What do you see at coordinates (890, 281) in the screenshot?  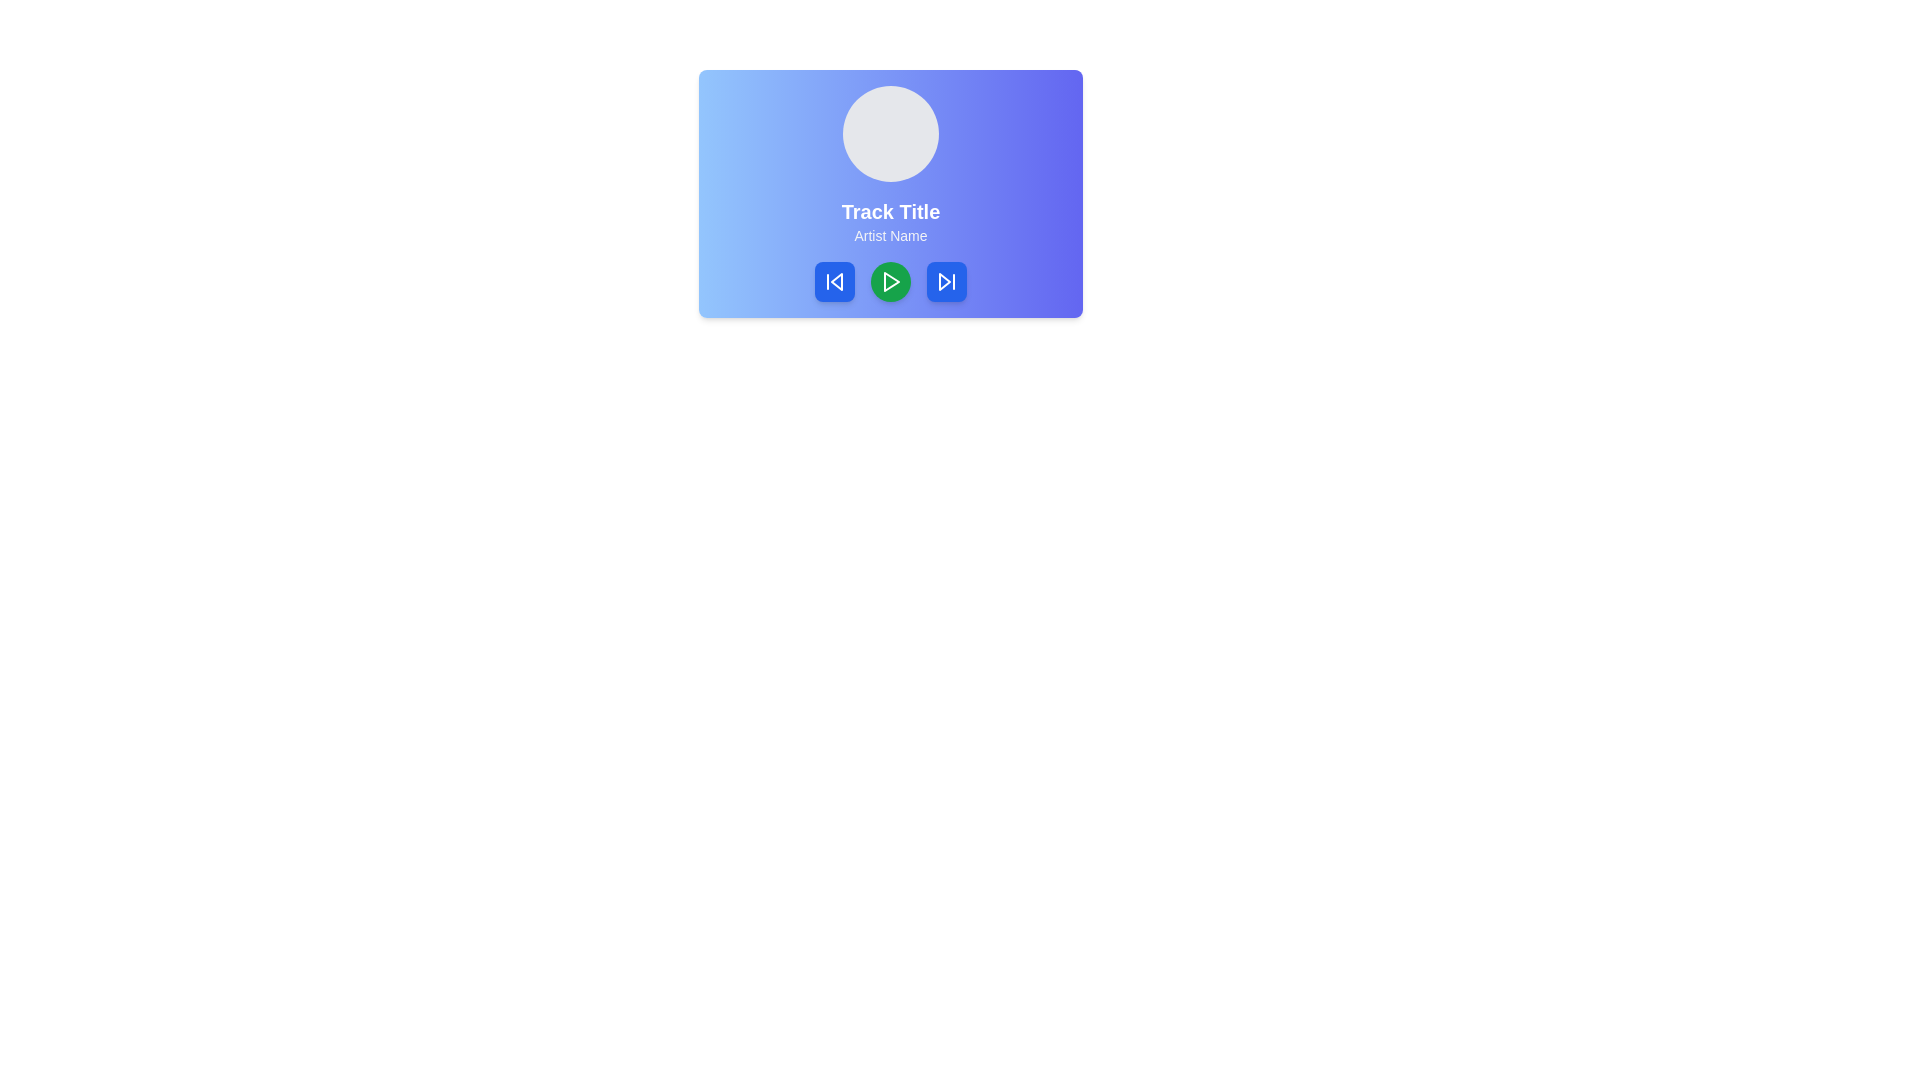 I see `the circular green button with a white triangular play icon to trigger the scaling animation` at bounding box center [890, 281].